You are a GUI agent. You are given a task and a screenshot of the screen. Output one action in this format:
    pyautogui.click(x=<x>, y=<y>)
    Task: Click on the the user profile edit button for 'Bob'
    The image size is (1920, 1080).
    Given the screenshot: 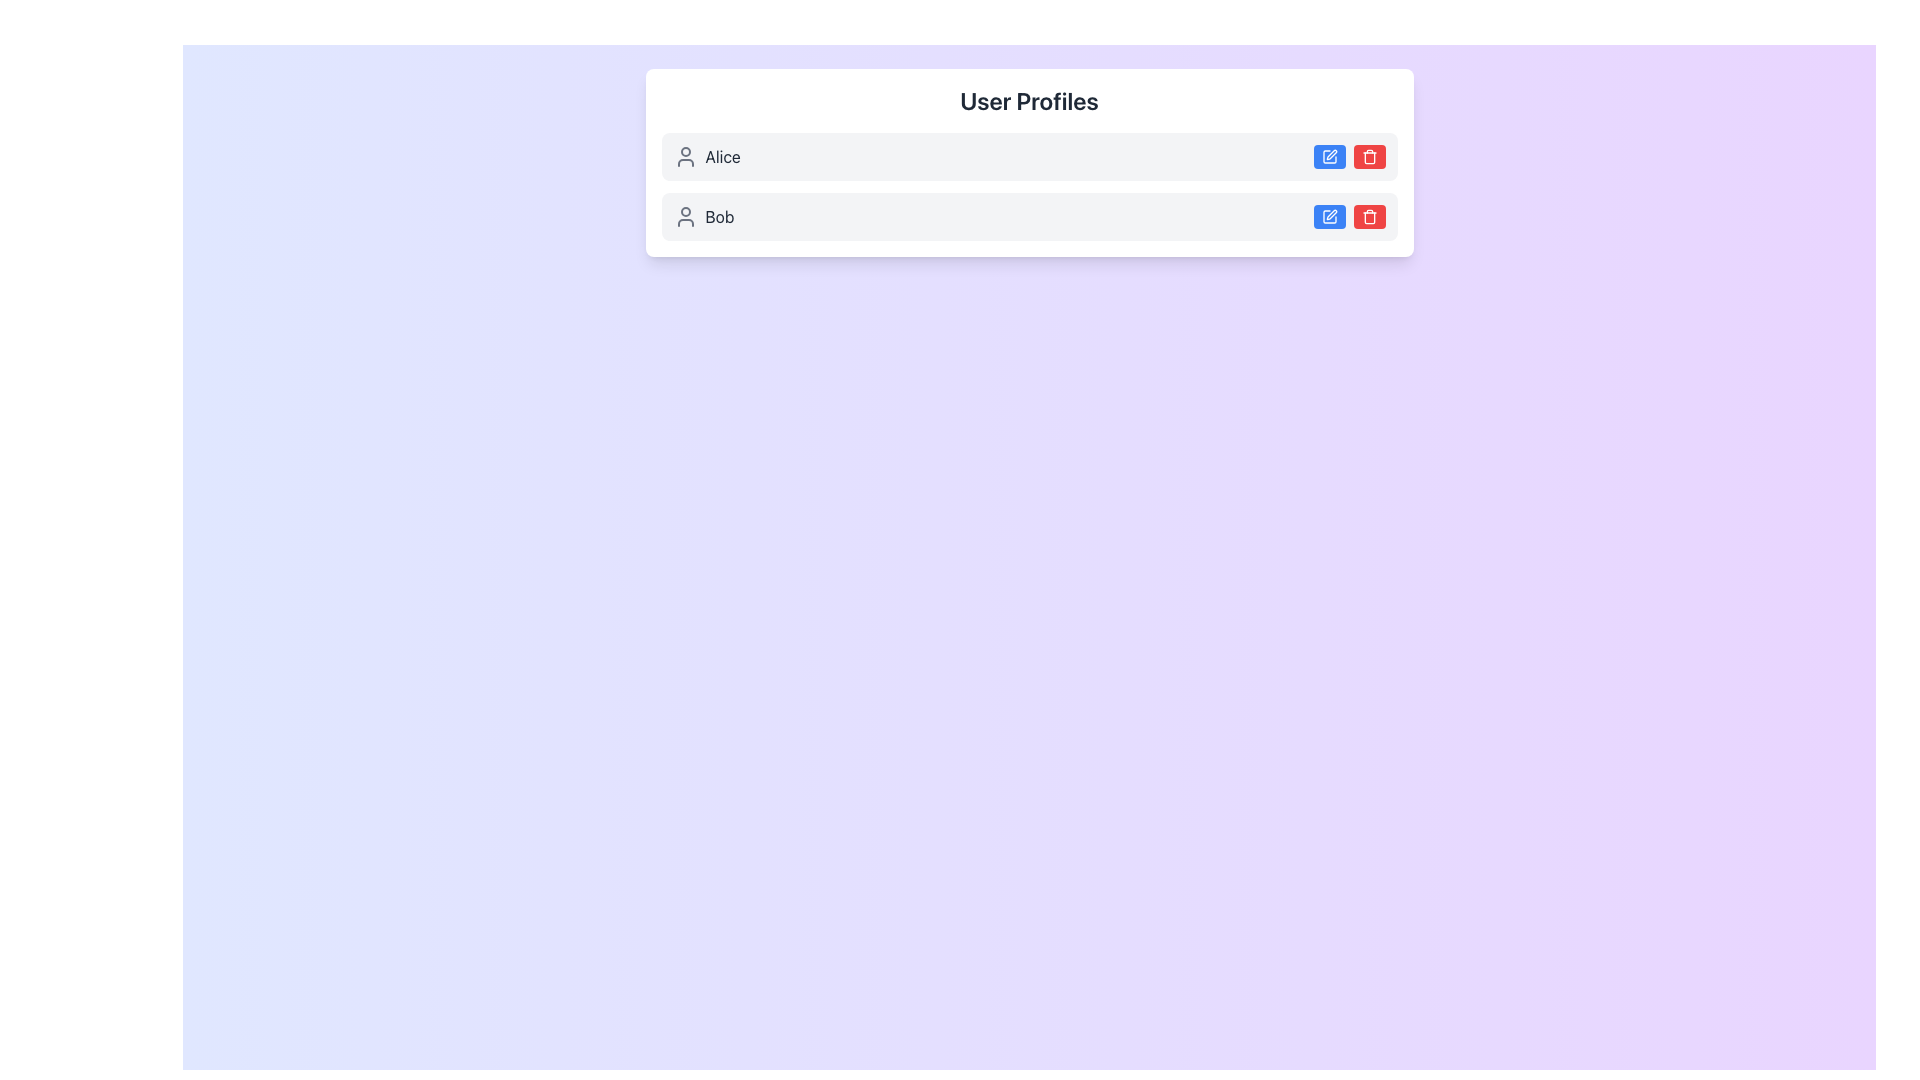 What is the action you would take?
    pyautogui.click(x=1329, y=216)
    